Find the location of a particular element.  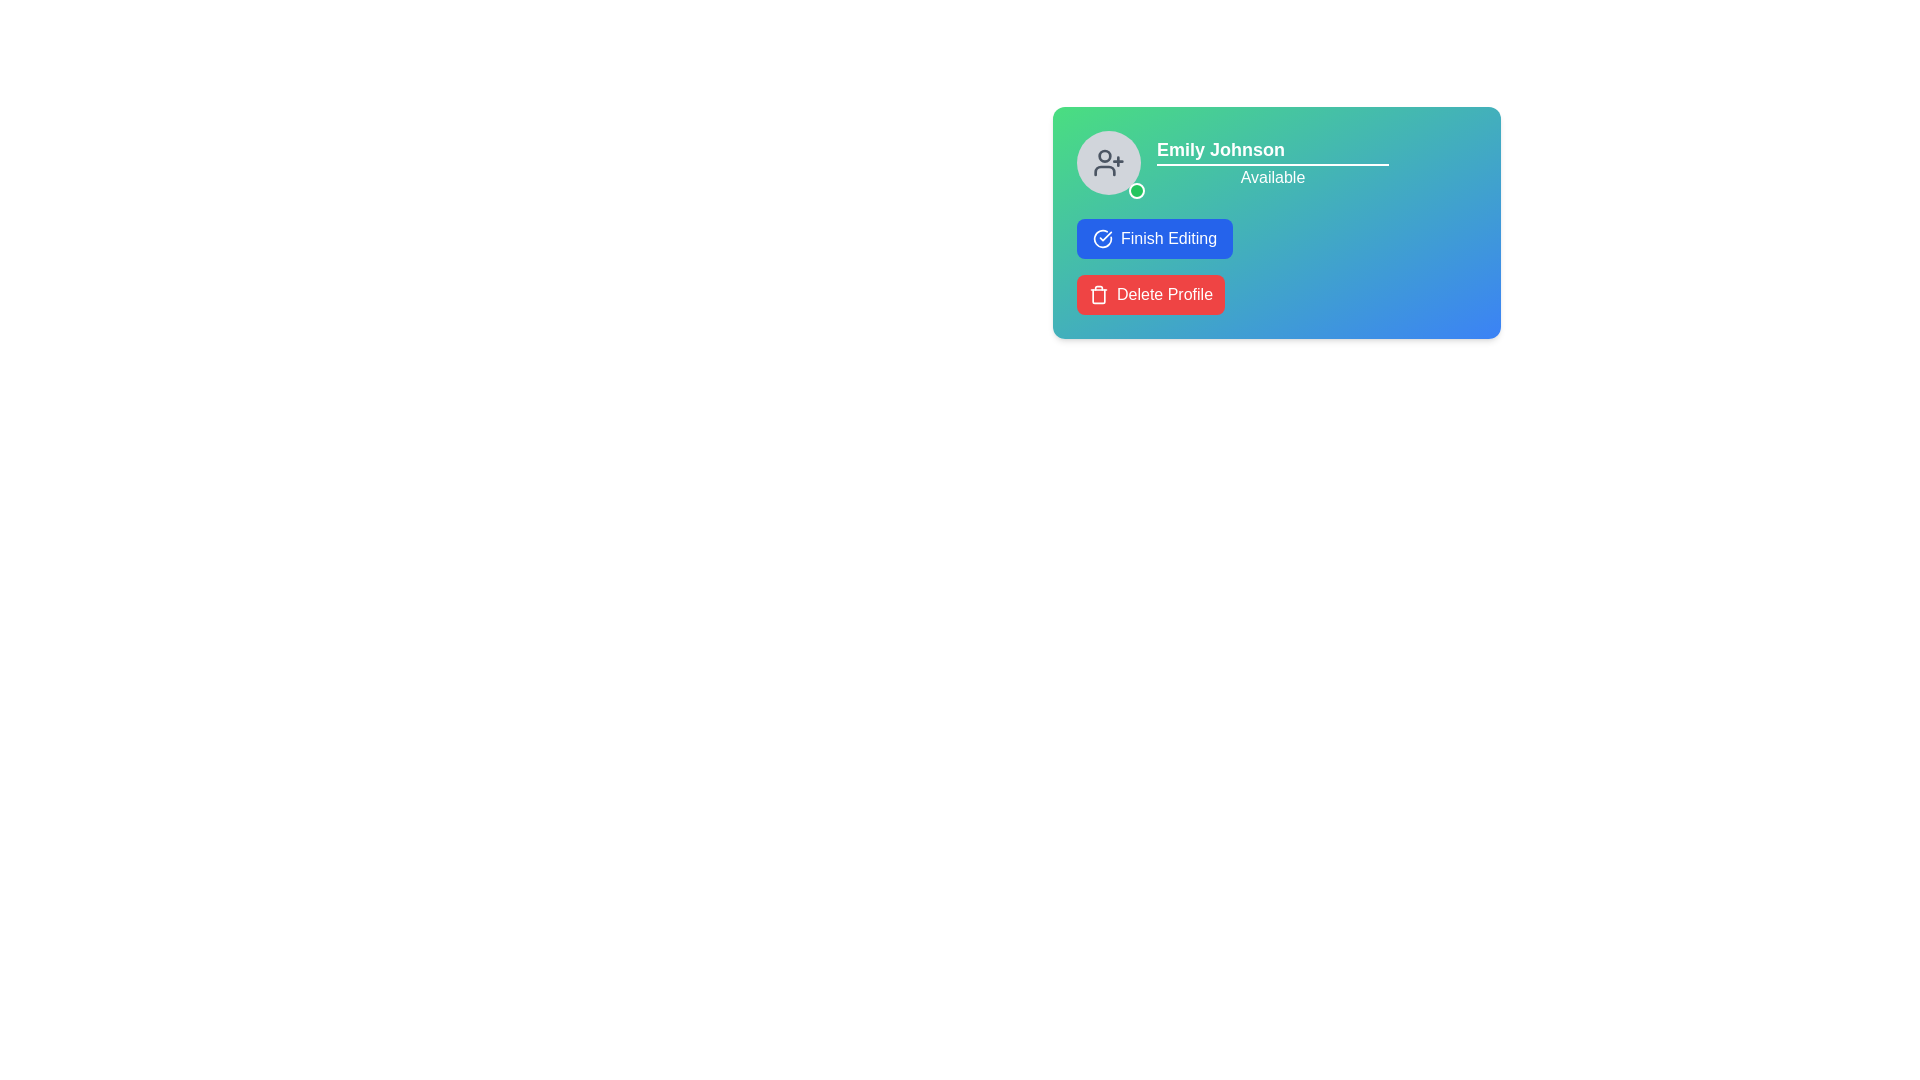

the delete icon located within the red 'Delete Profile' button at the bottom of the user profile card is located at coordinates (1098, 294).